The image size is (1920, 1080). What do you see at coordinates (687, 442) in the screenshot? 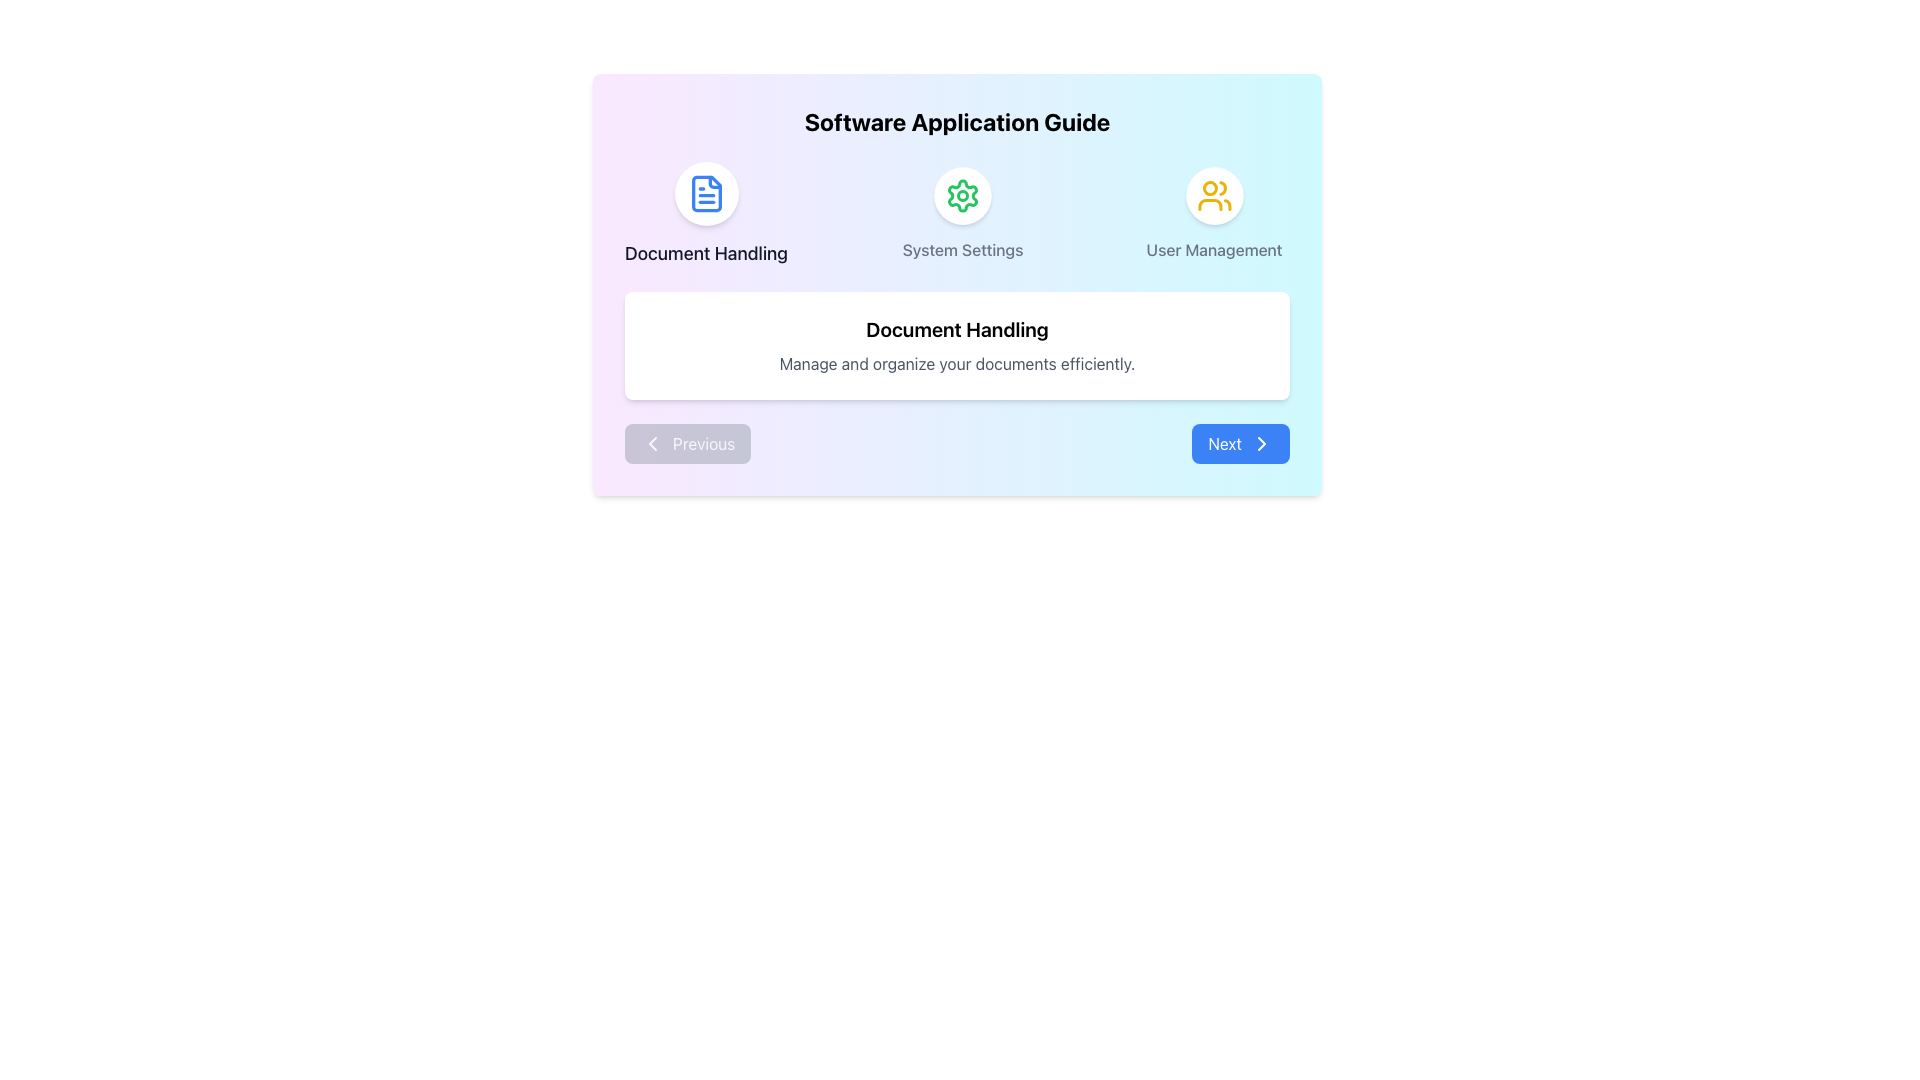
I see `the 'Previous' button, which has a gray background, white text, and a left-pointing chevron icon` at bounding box center [687, 442].